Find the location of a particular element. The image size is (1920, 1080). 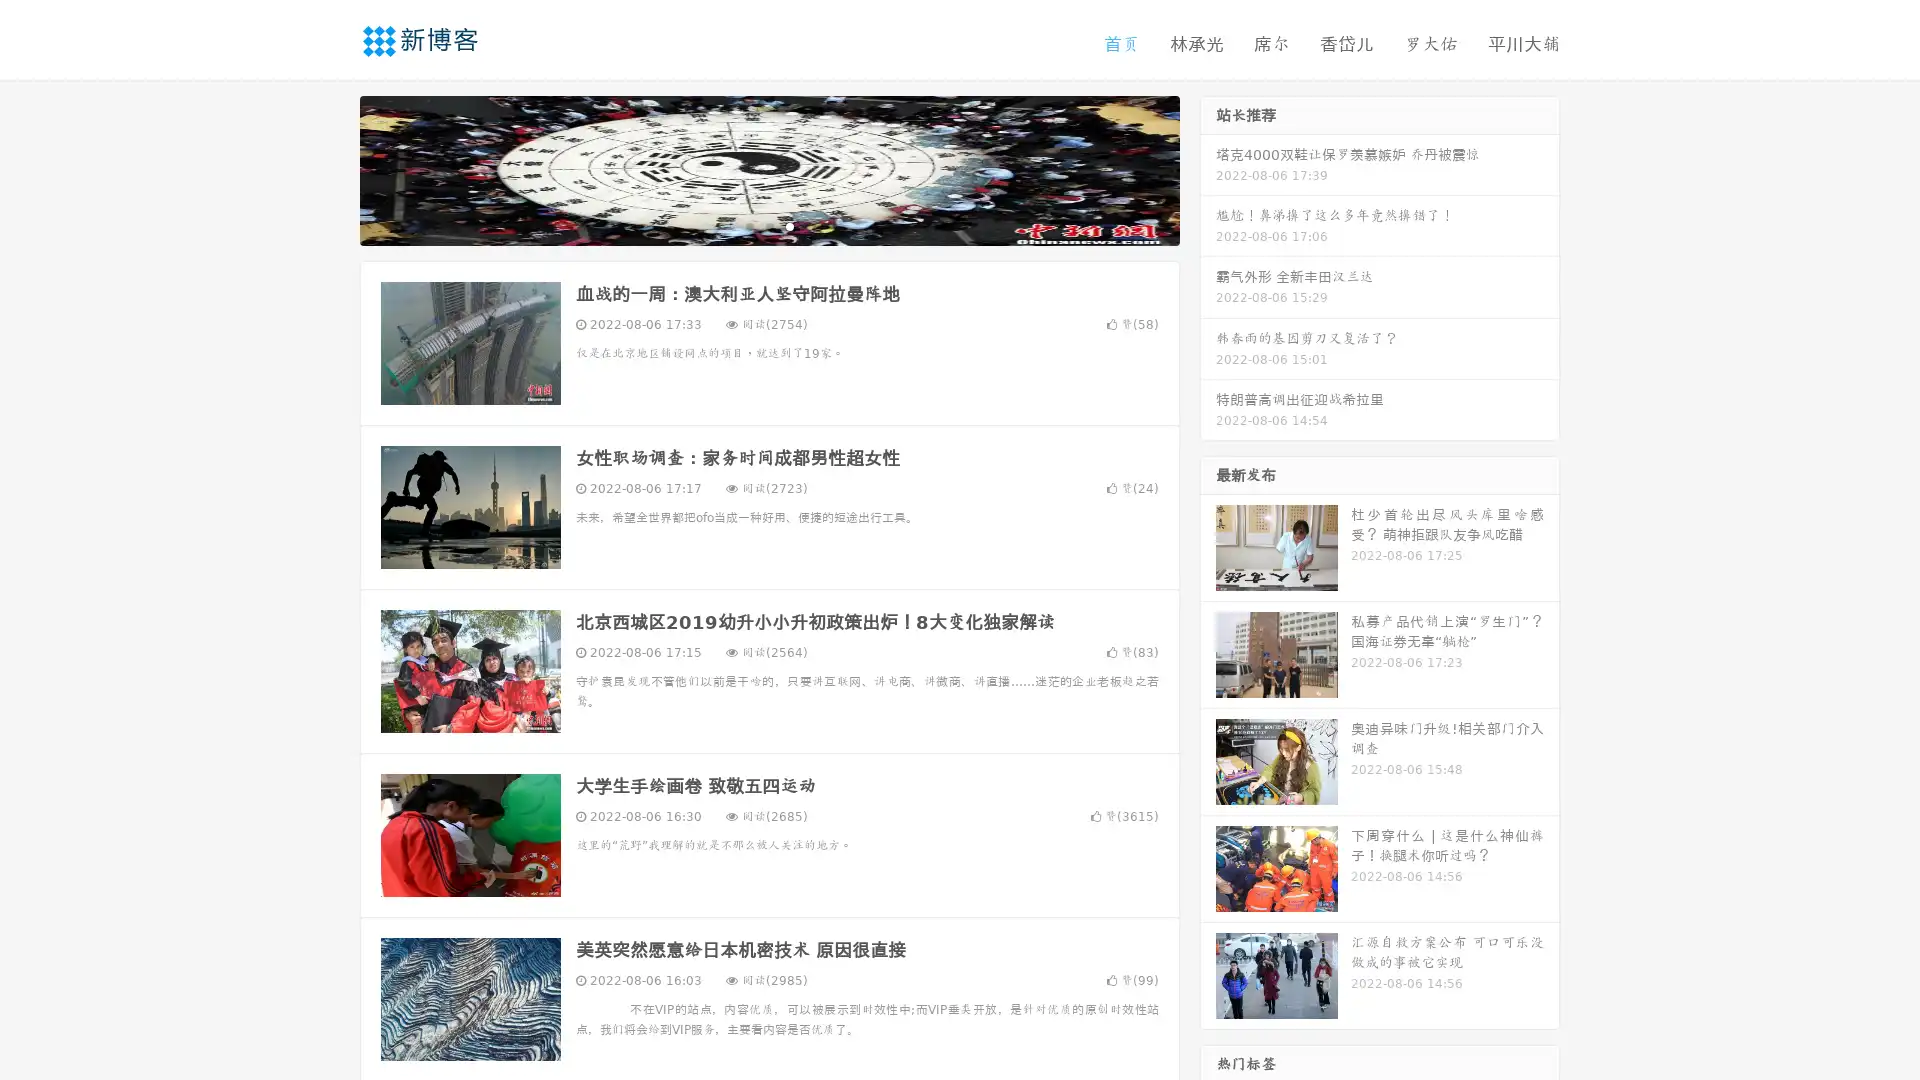

Go to slide 2 is located at coordinates (768, 225).